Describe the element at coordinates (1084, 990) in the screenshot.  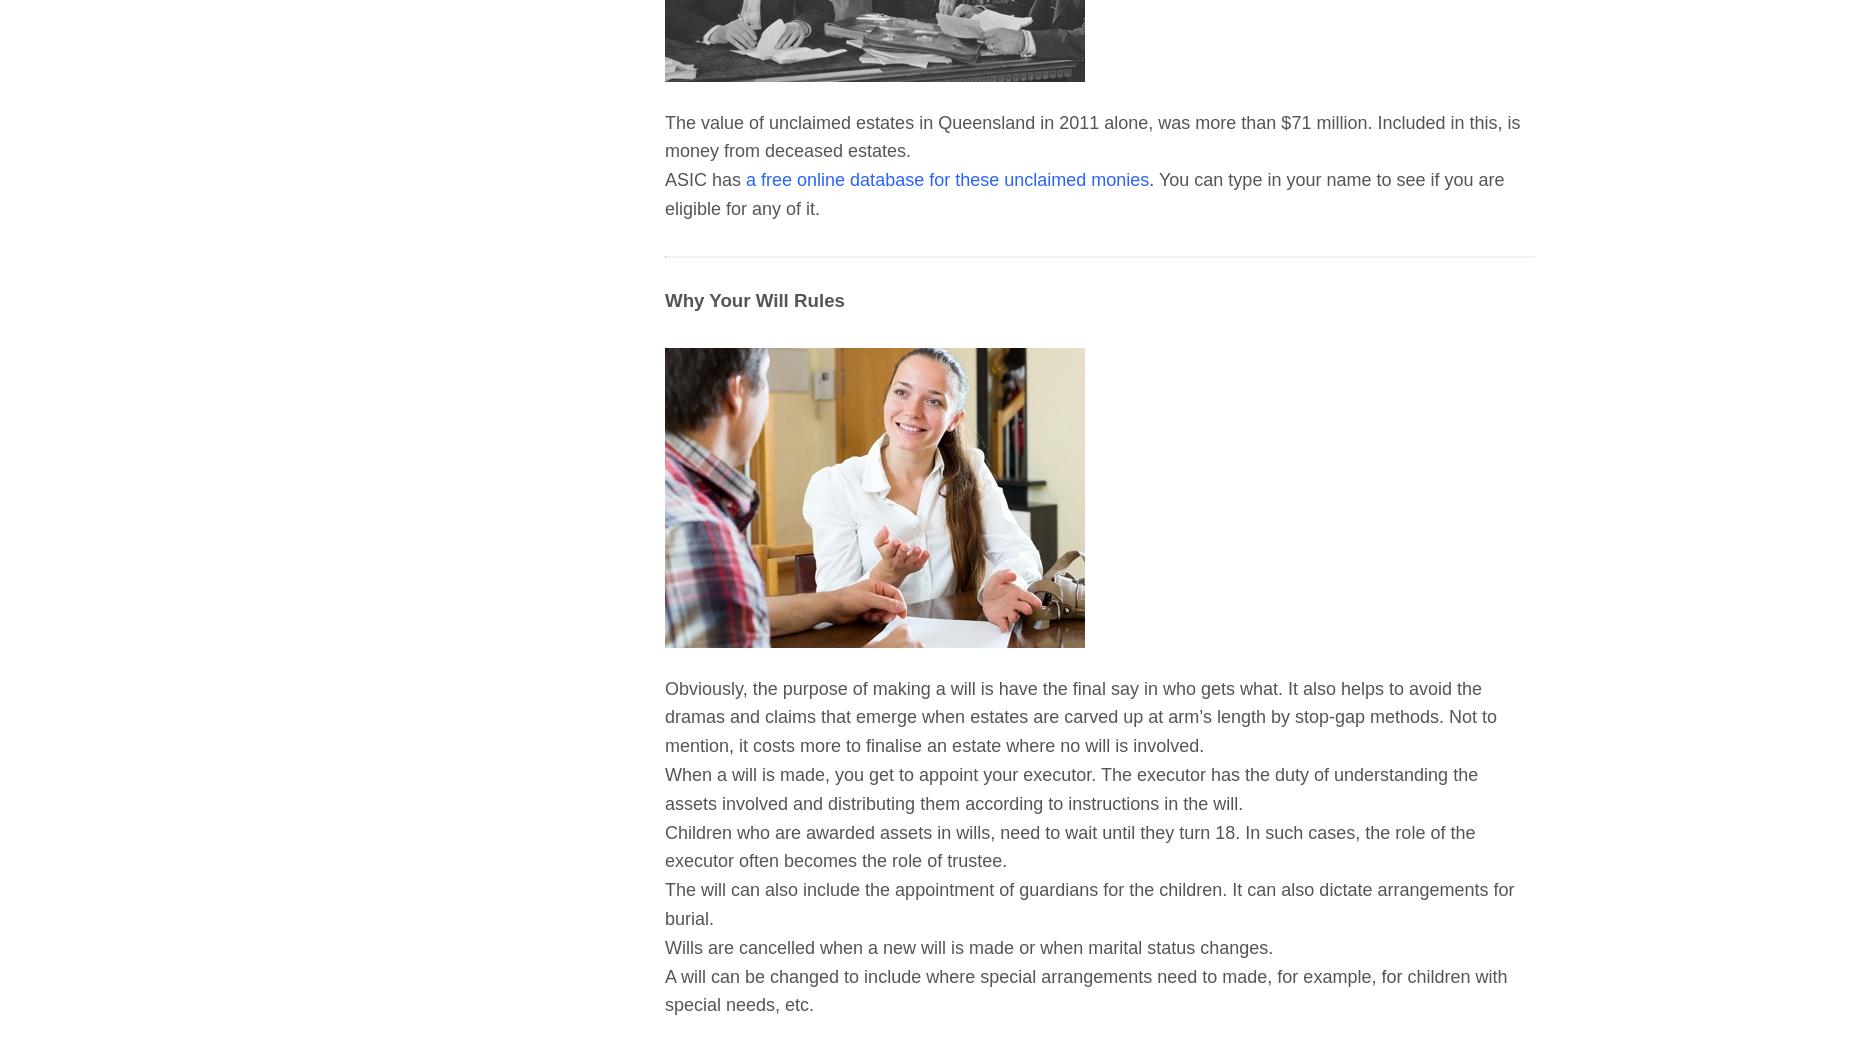
I see `'A will can be changed to include where special arrangements need to made, for example, for children with special needs, etc.'` at that location.